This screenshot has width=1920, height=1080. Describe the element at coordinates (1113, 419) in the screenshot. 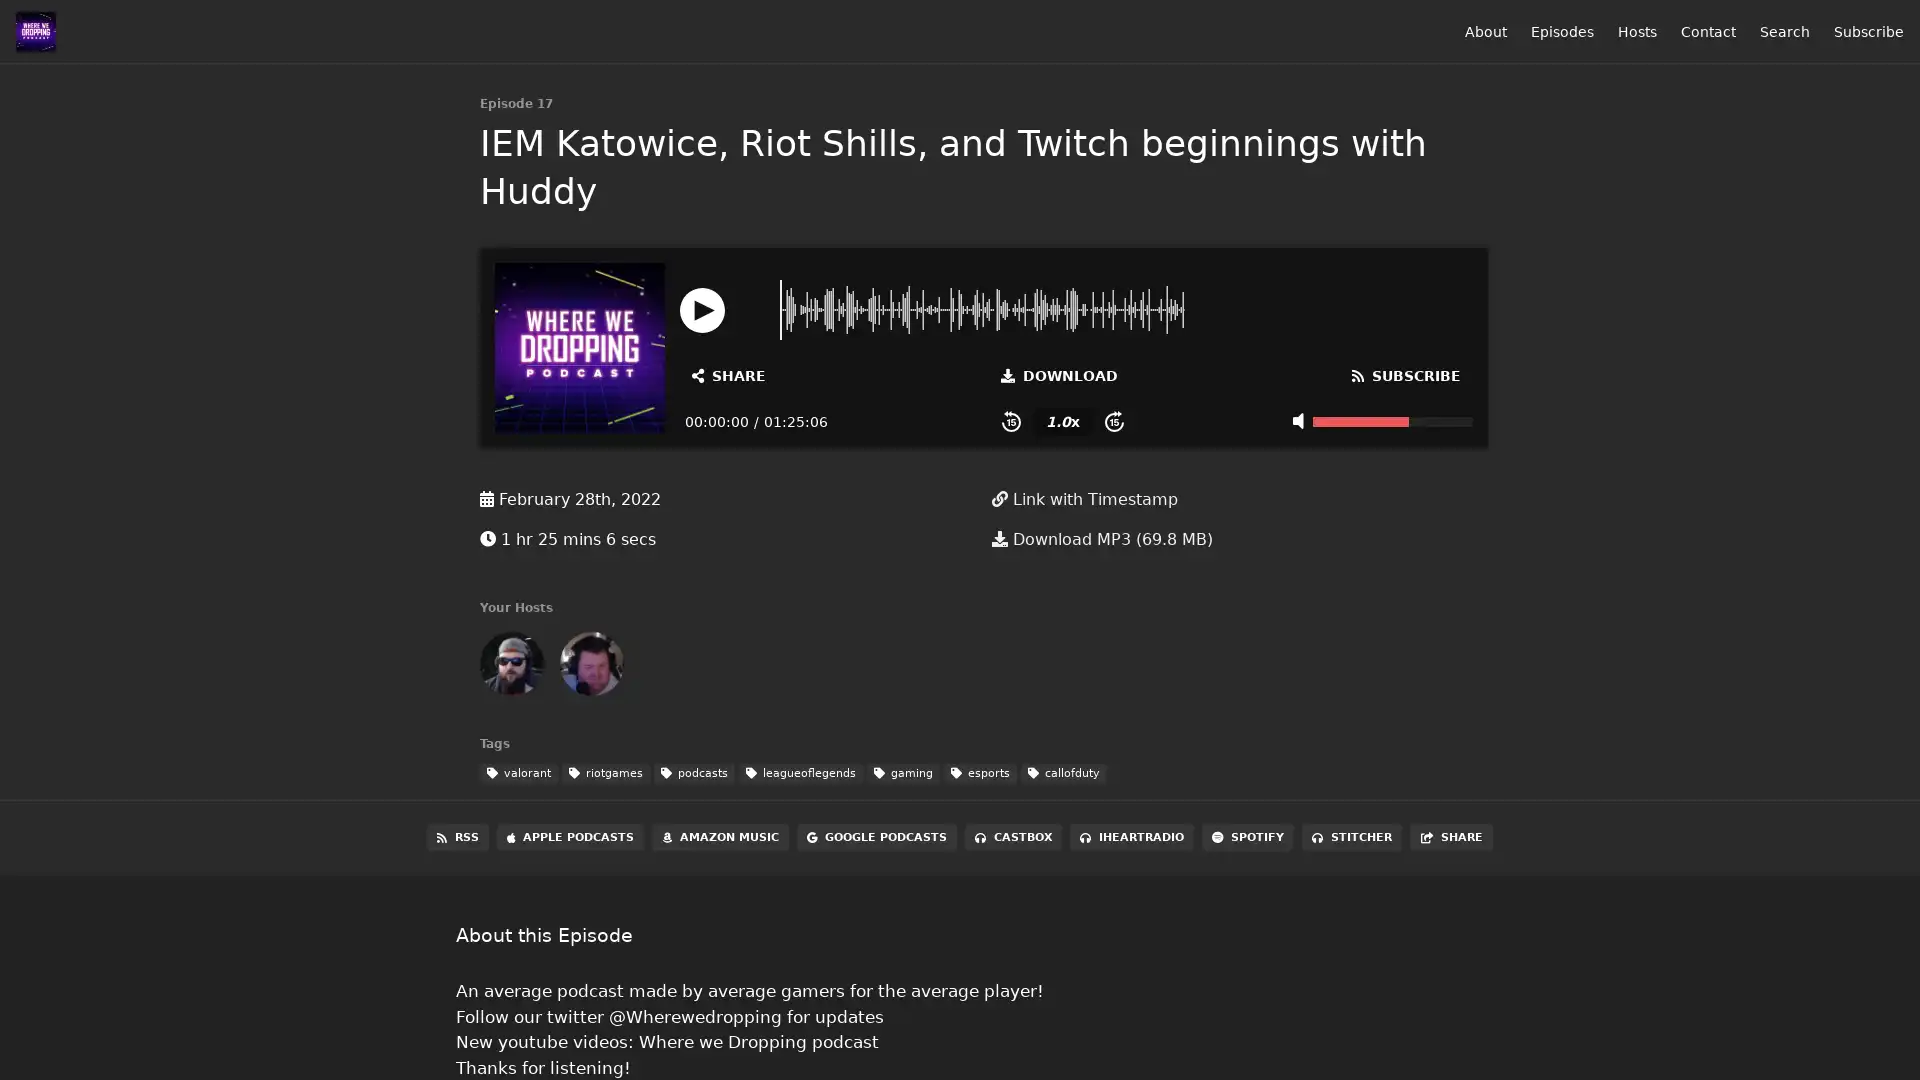

I see `Skip Forward 15 Seconds` at that location.